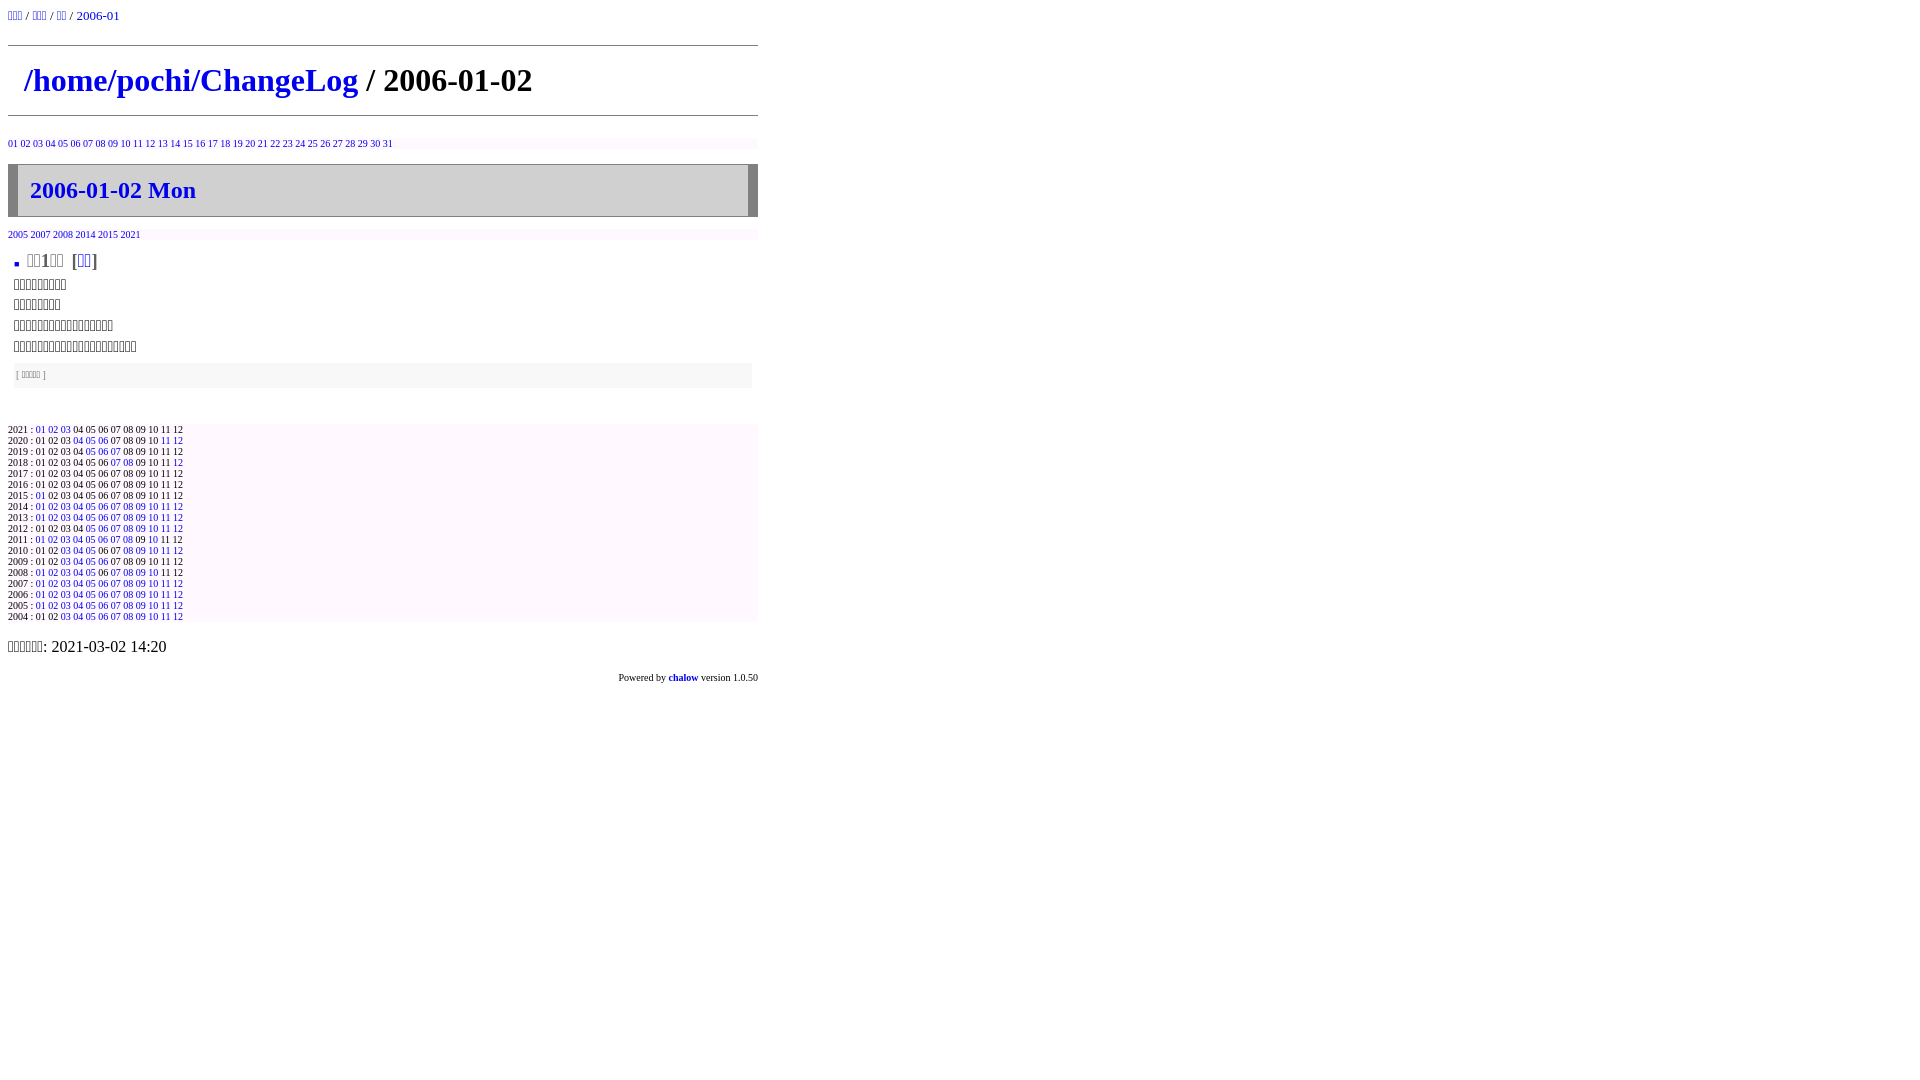 Image resolution: width=1920 pixels, height=1080 pixels. I want to click on '04', so click(77, 615).